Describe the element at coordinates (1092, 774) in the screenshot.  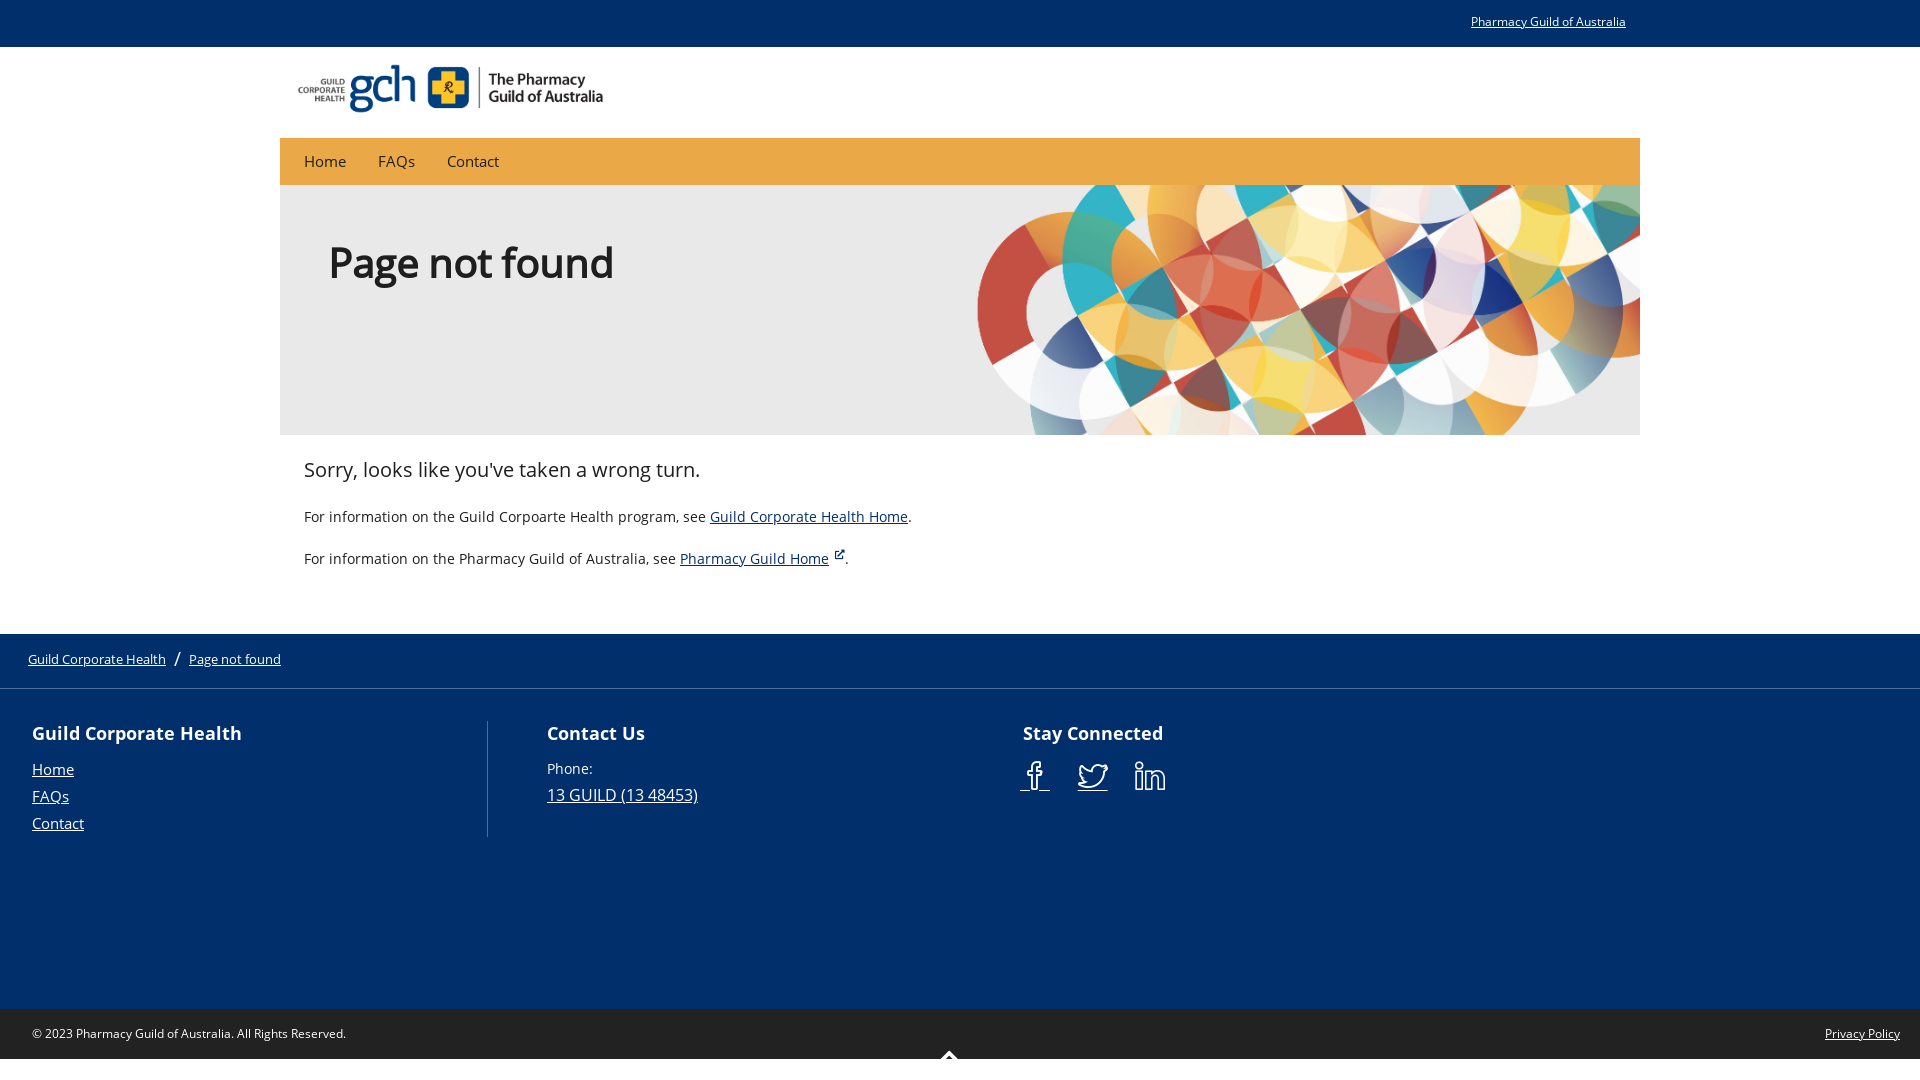
I see `'Pharmacy Guild Twitter'` at that location.